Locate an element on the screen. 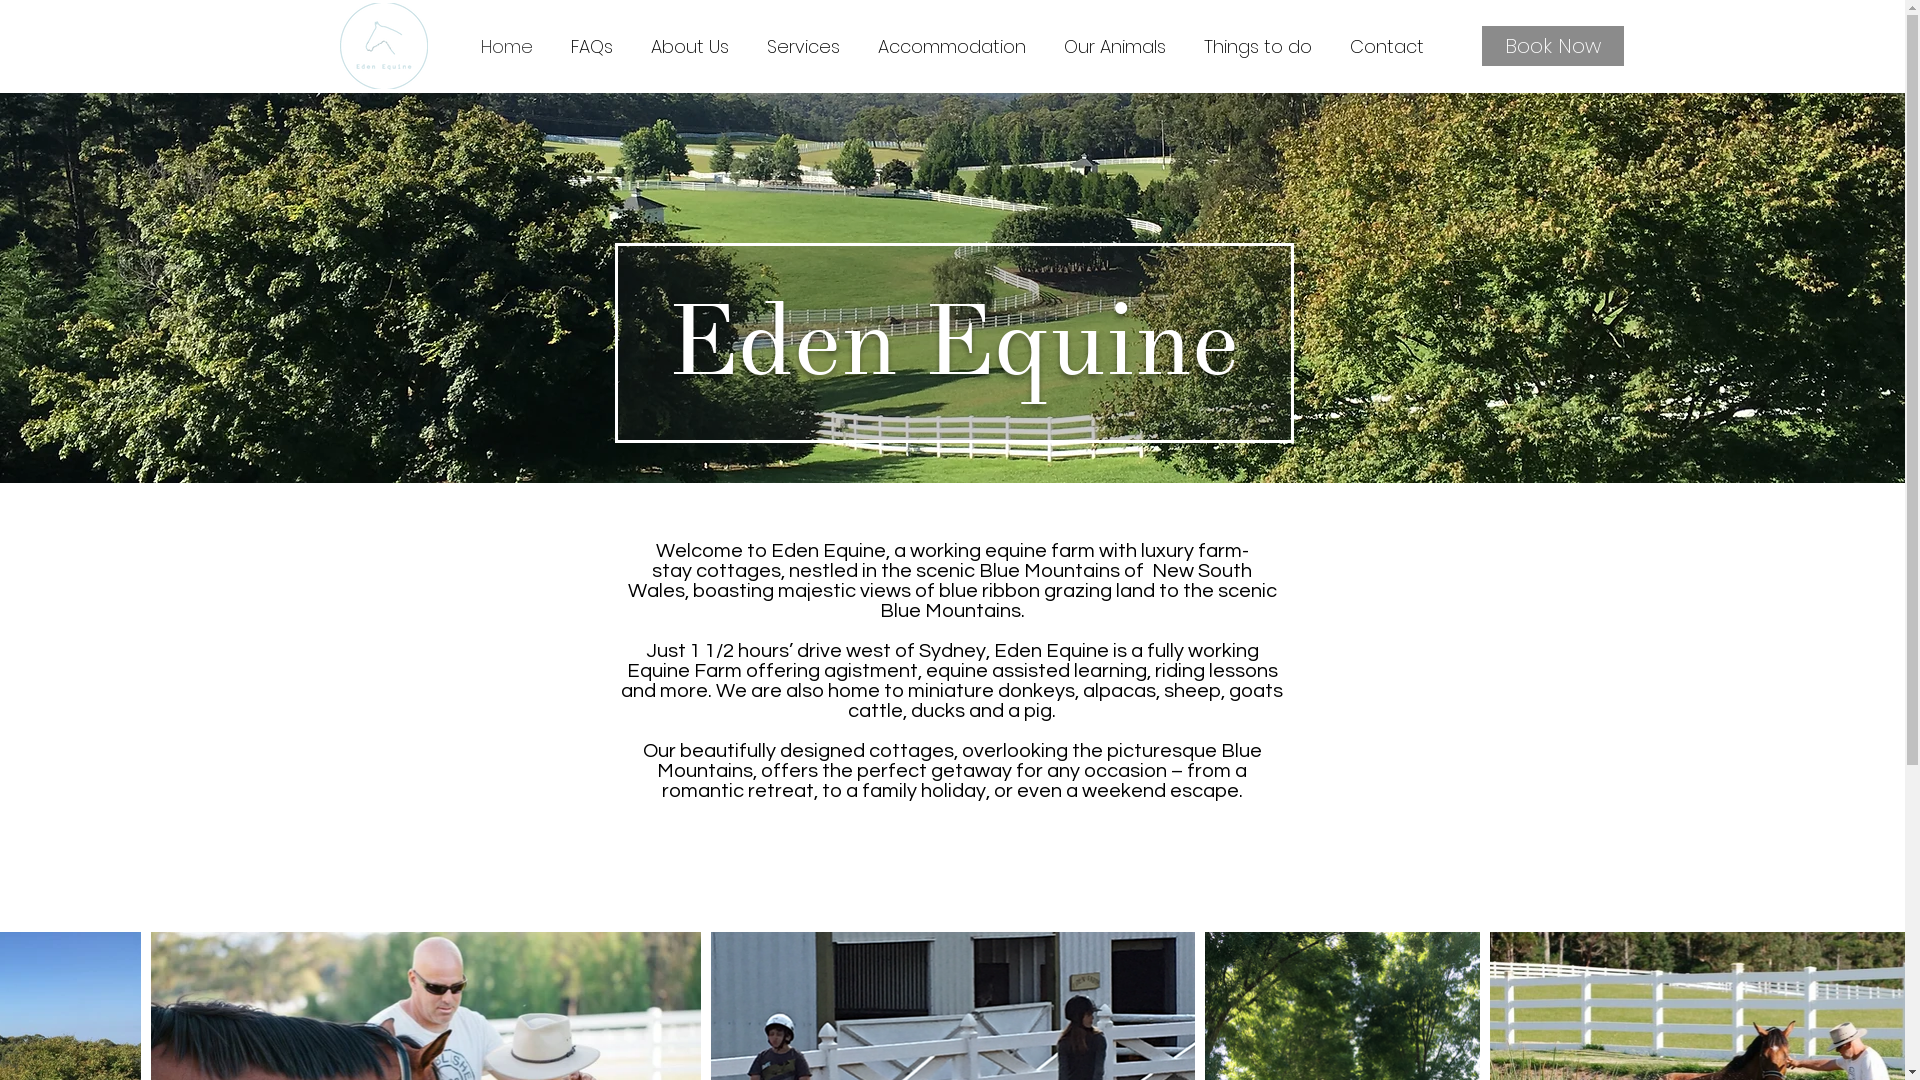  'Home' is located at coordinates (506, 45).